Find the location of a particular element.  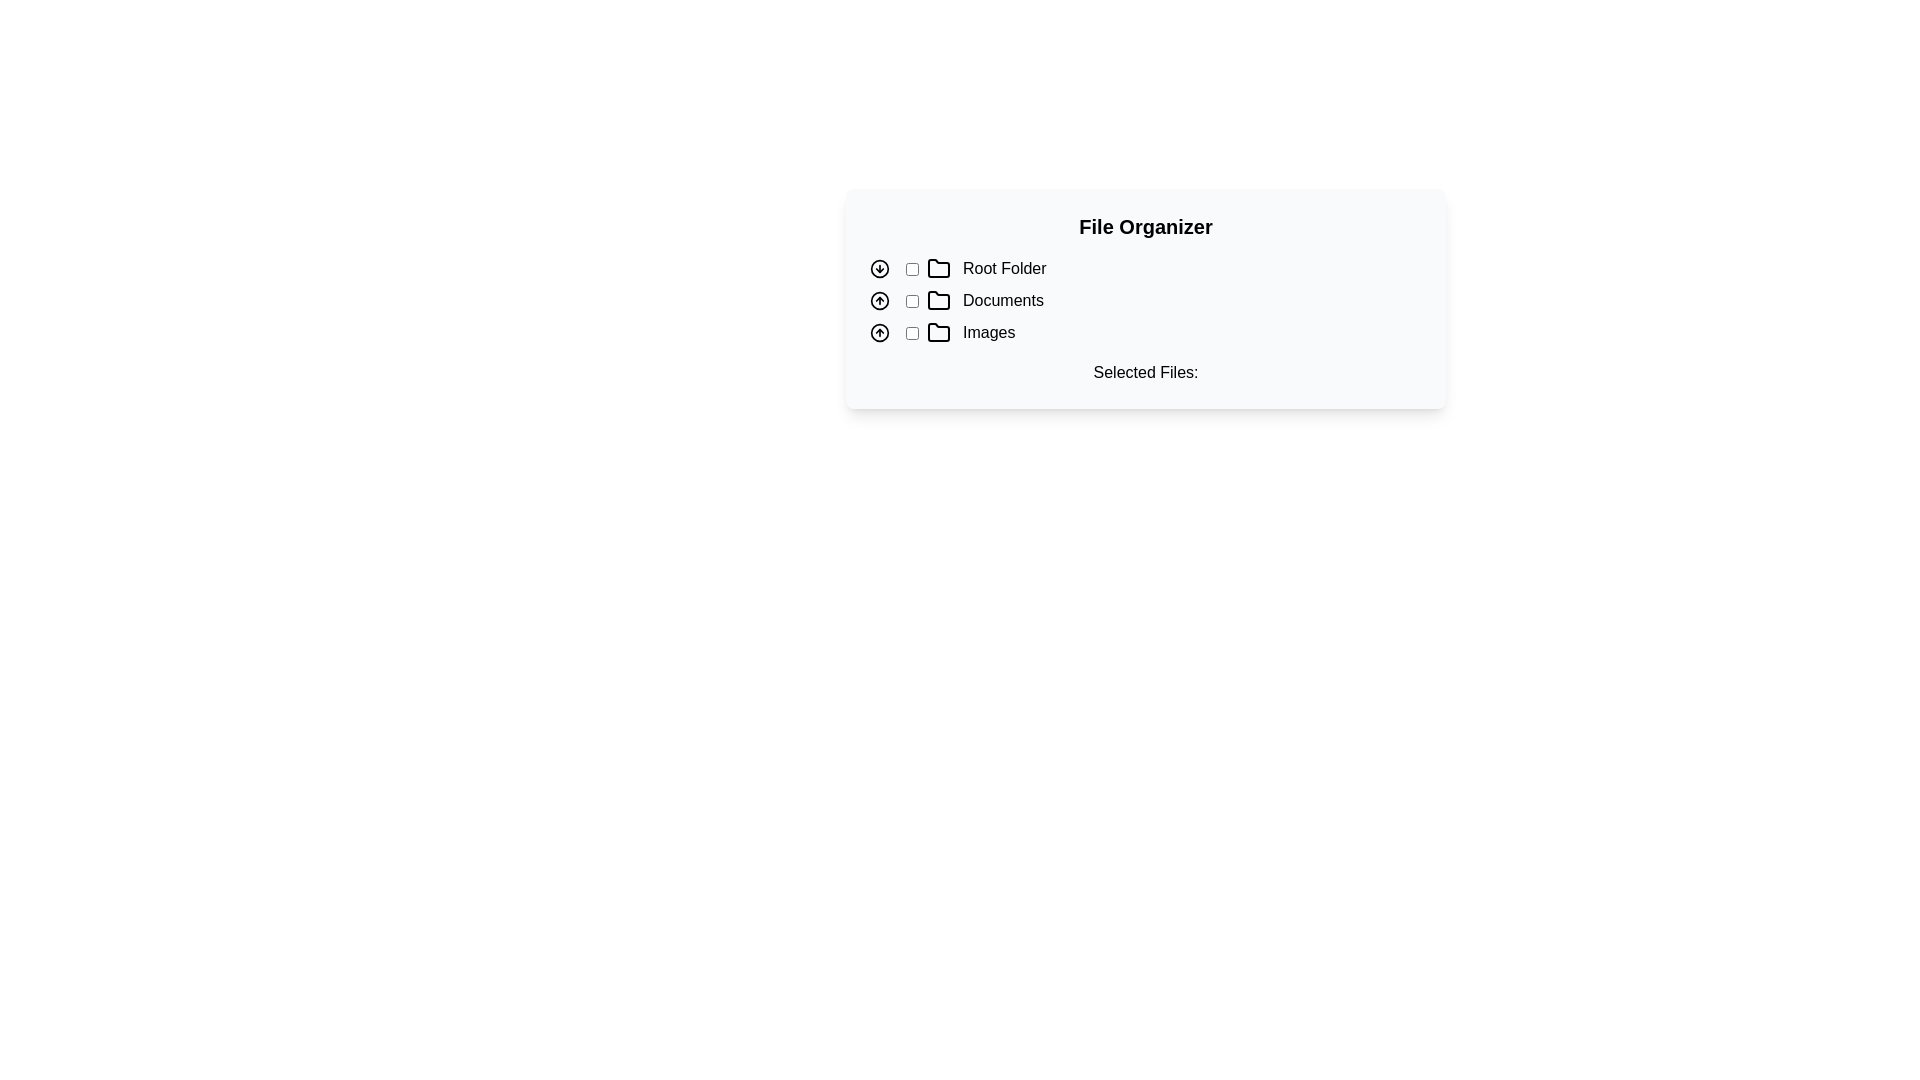

the folder icon representing the 'Documents' category in the 'File Organizer' section, which is positioned in the second row of the list is located at coordinates (938, 300).